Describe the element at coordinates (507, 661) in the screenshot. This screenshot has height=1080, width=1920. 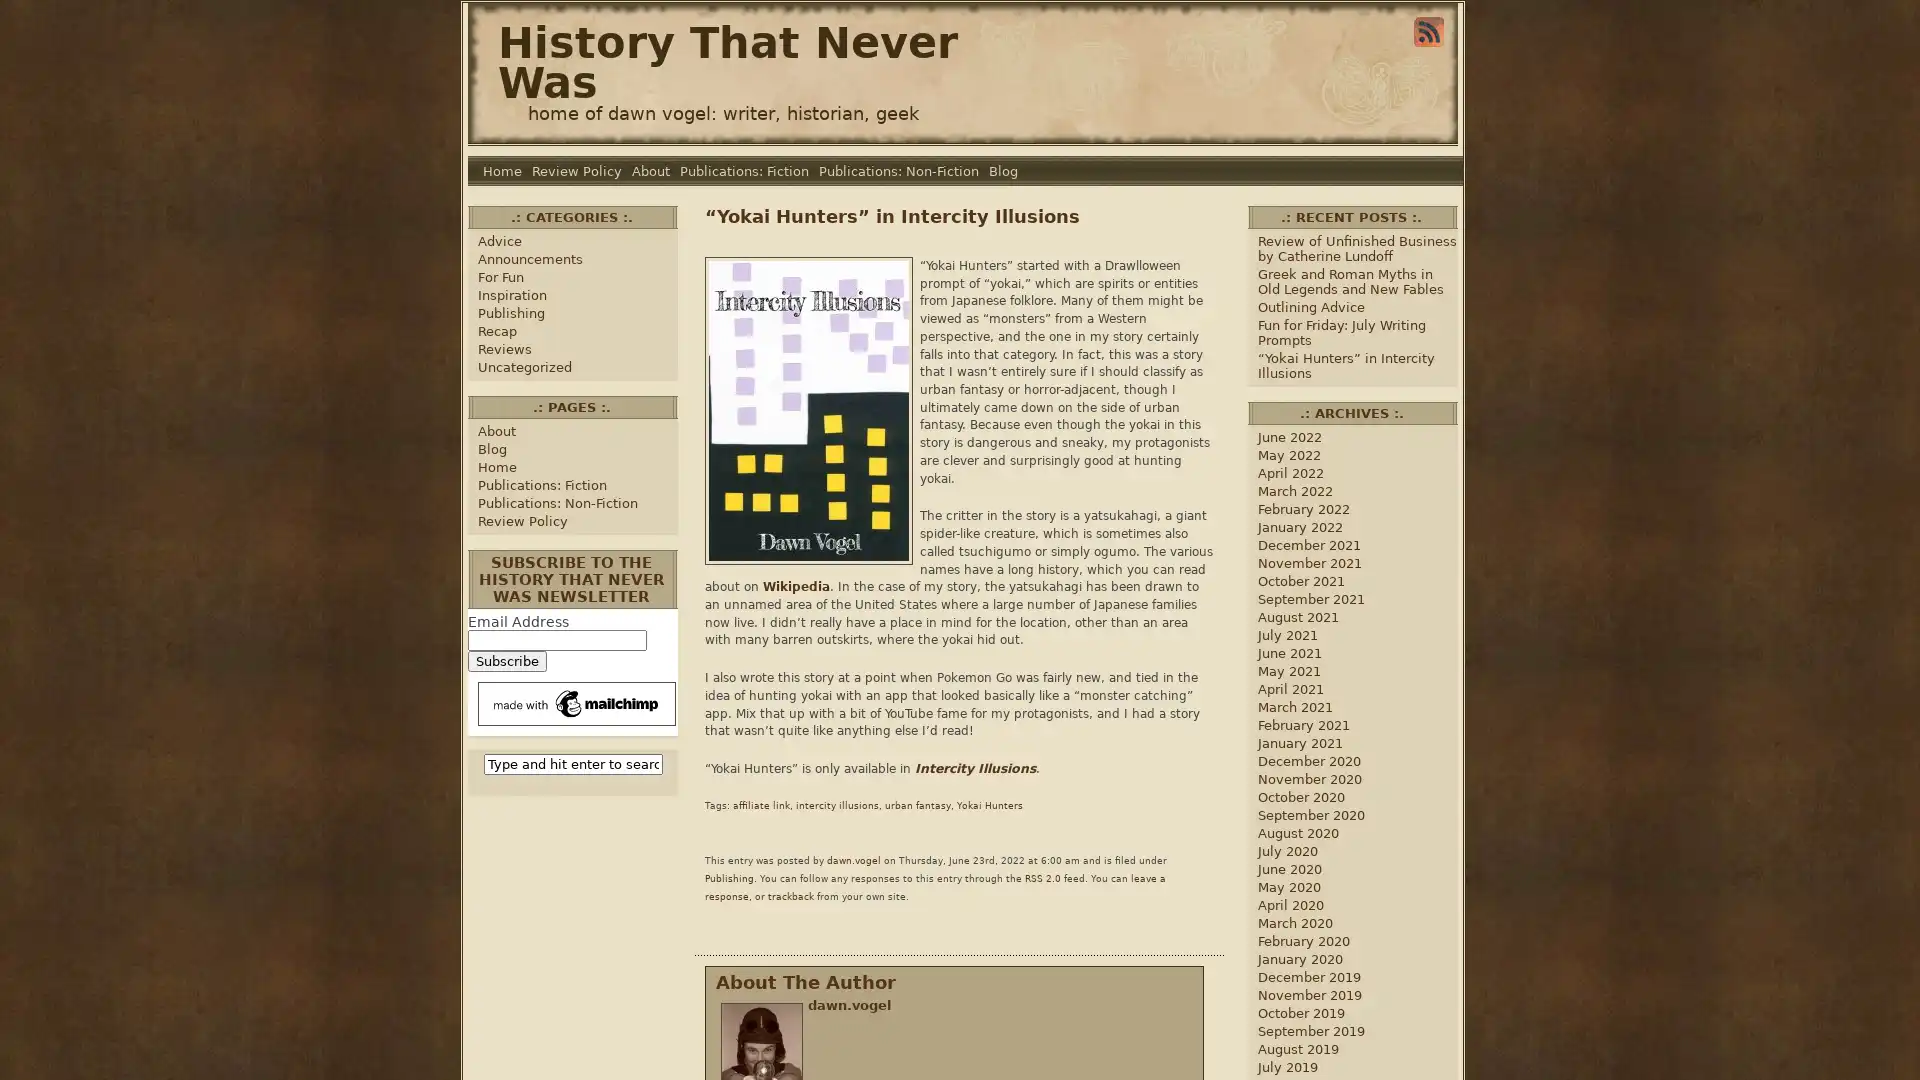
I see `Subscribe` at that location.